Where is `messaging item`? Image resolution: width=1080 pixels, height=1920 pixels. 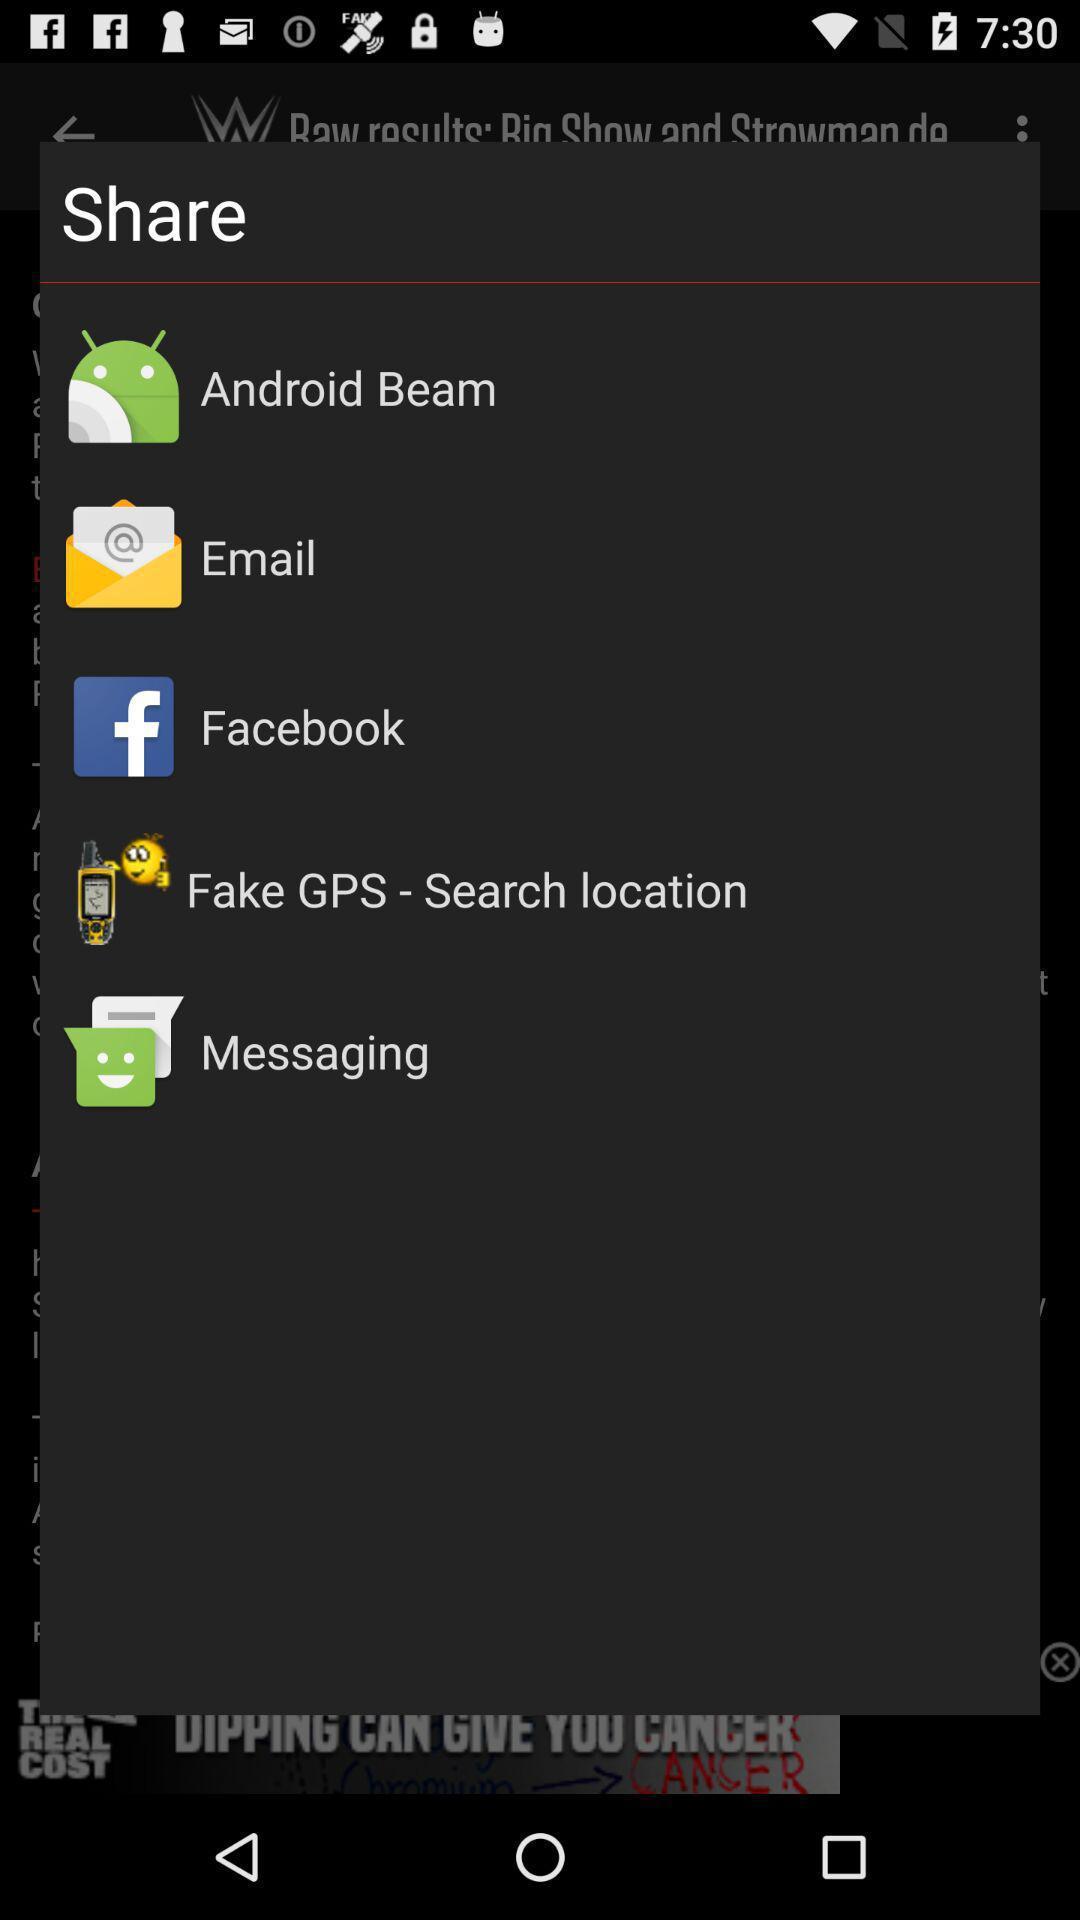 messaging item is located at coordinates (608, 1050).